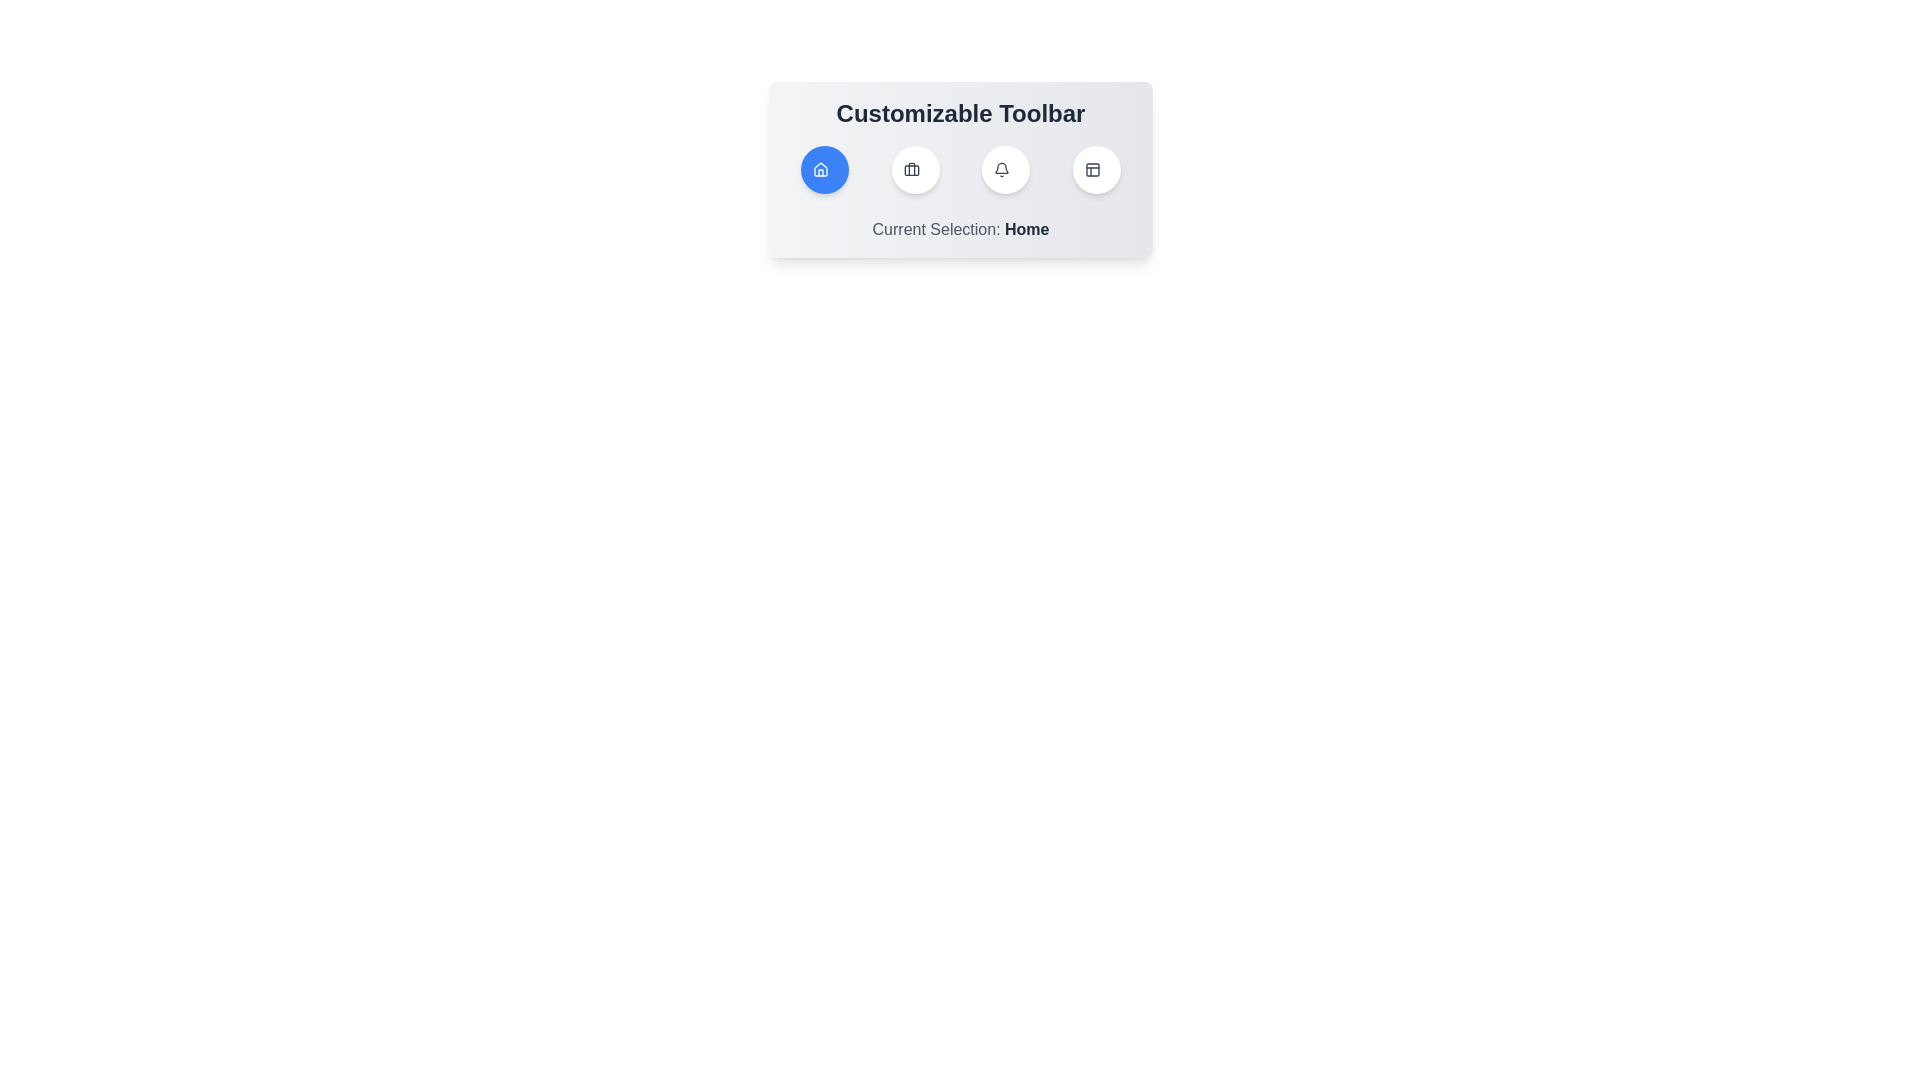 Image resolution: width=1920 pixels, height=1080 pixels. What do you see at coordinates (820, 168) in the screenshot?
I see `the small house-shaped SVG icon with a blue circular background, located inside the leftmost button of the 'Customizable Toolbar'` at bounding box center [820, 168].